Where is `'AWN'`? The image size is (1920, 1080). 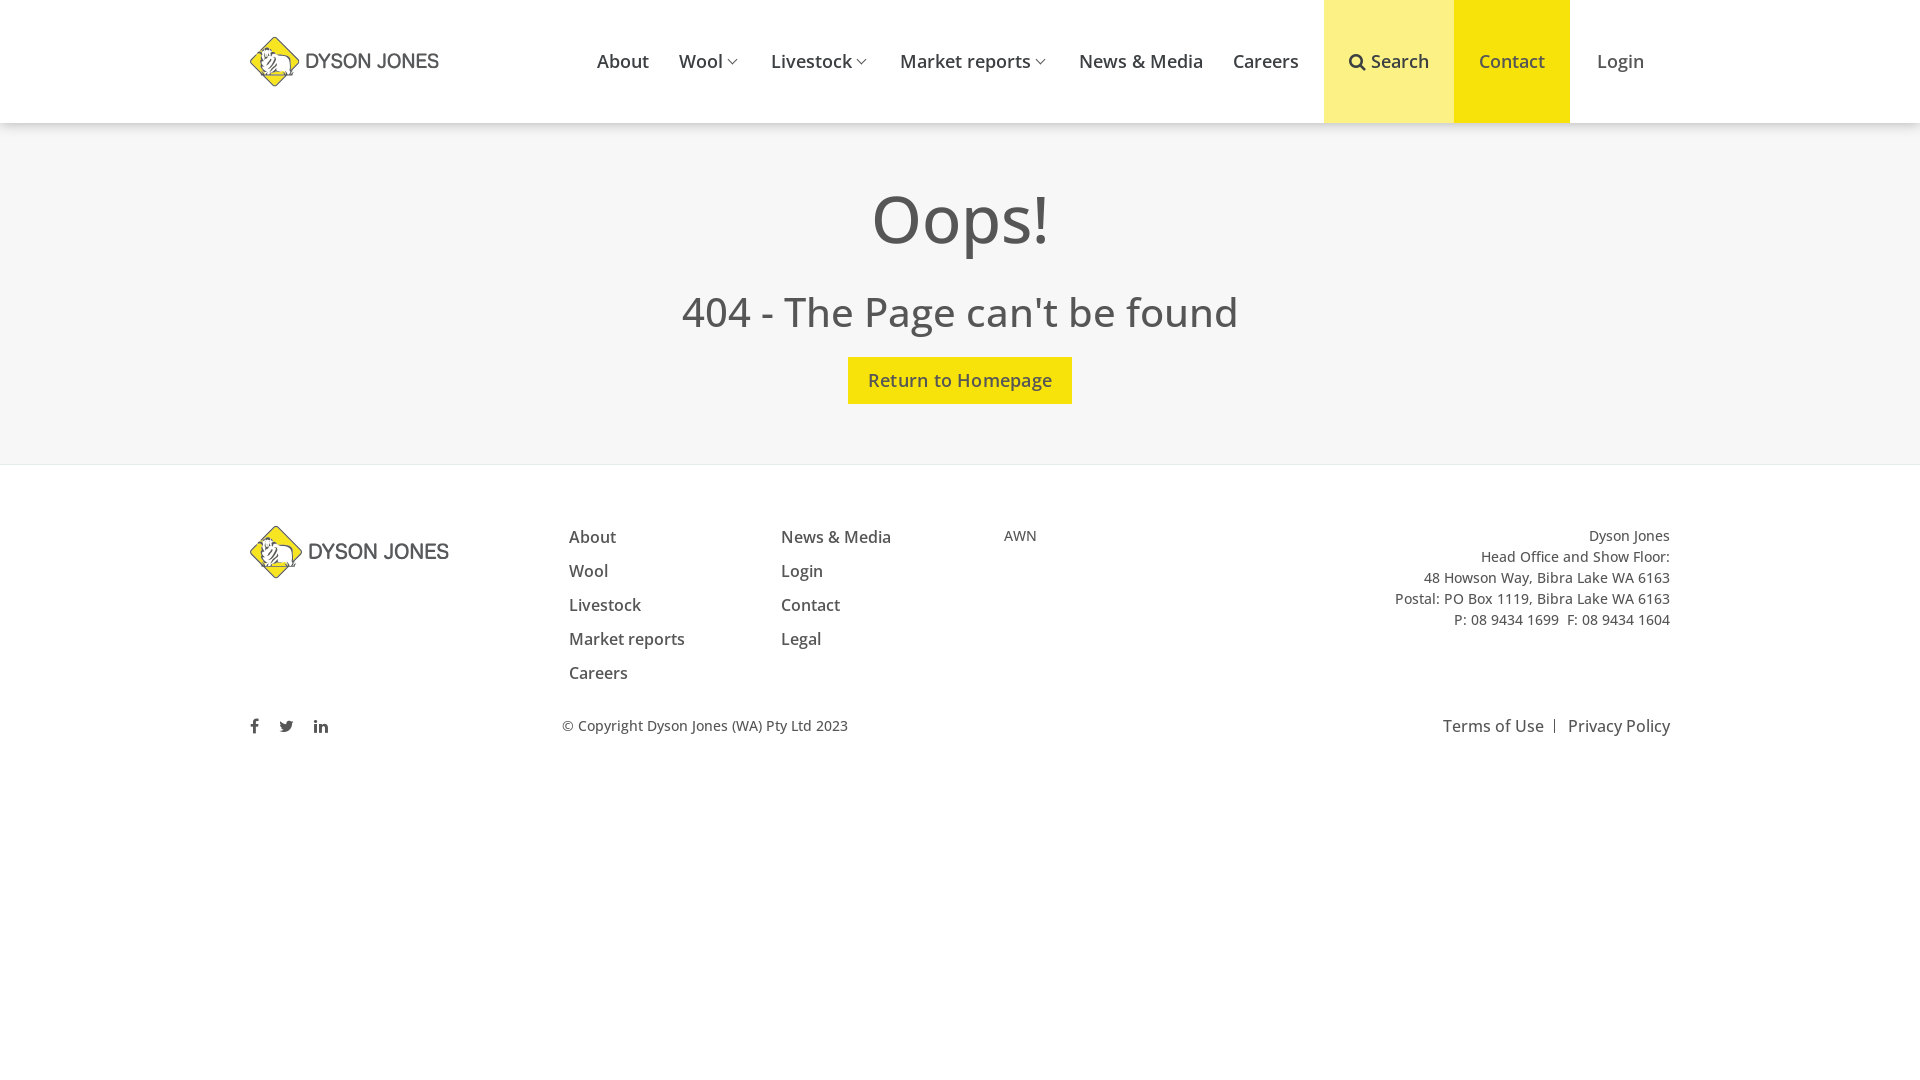
'AWN' is located at coordinates (1020, 534).